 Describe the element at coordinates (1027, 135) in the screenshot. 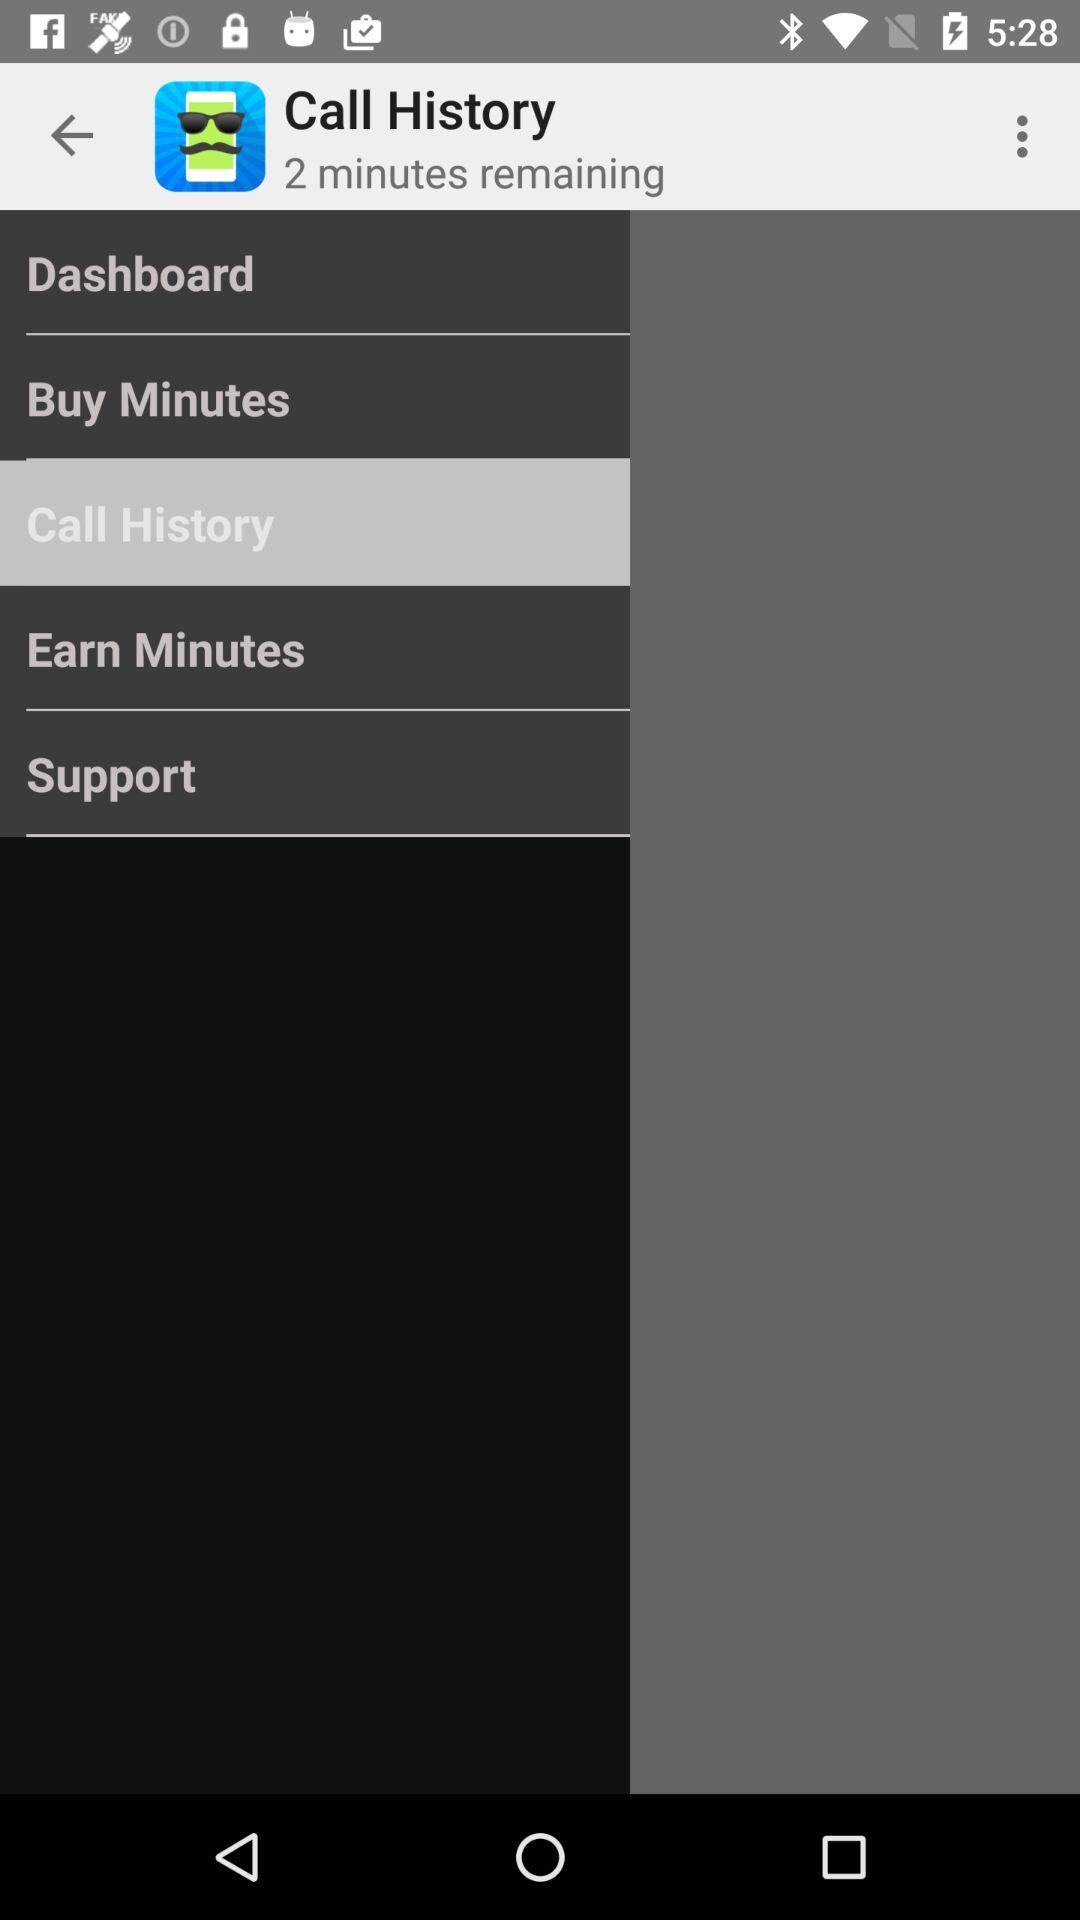

I see `the app to the right of 2 minutes remaining app` at that location.